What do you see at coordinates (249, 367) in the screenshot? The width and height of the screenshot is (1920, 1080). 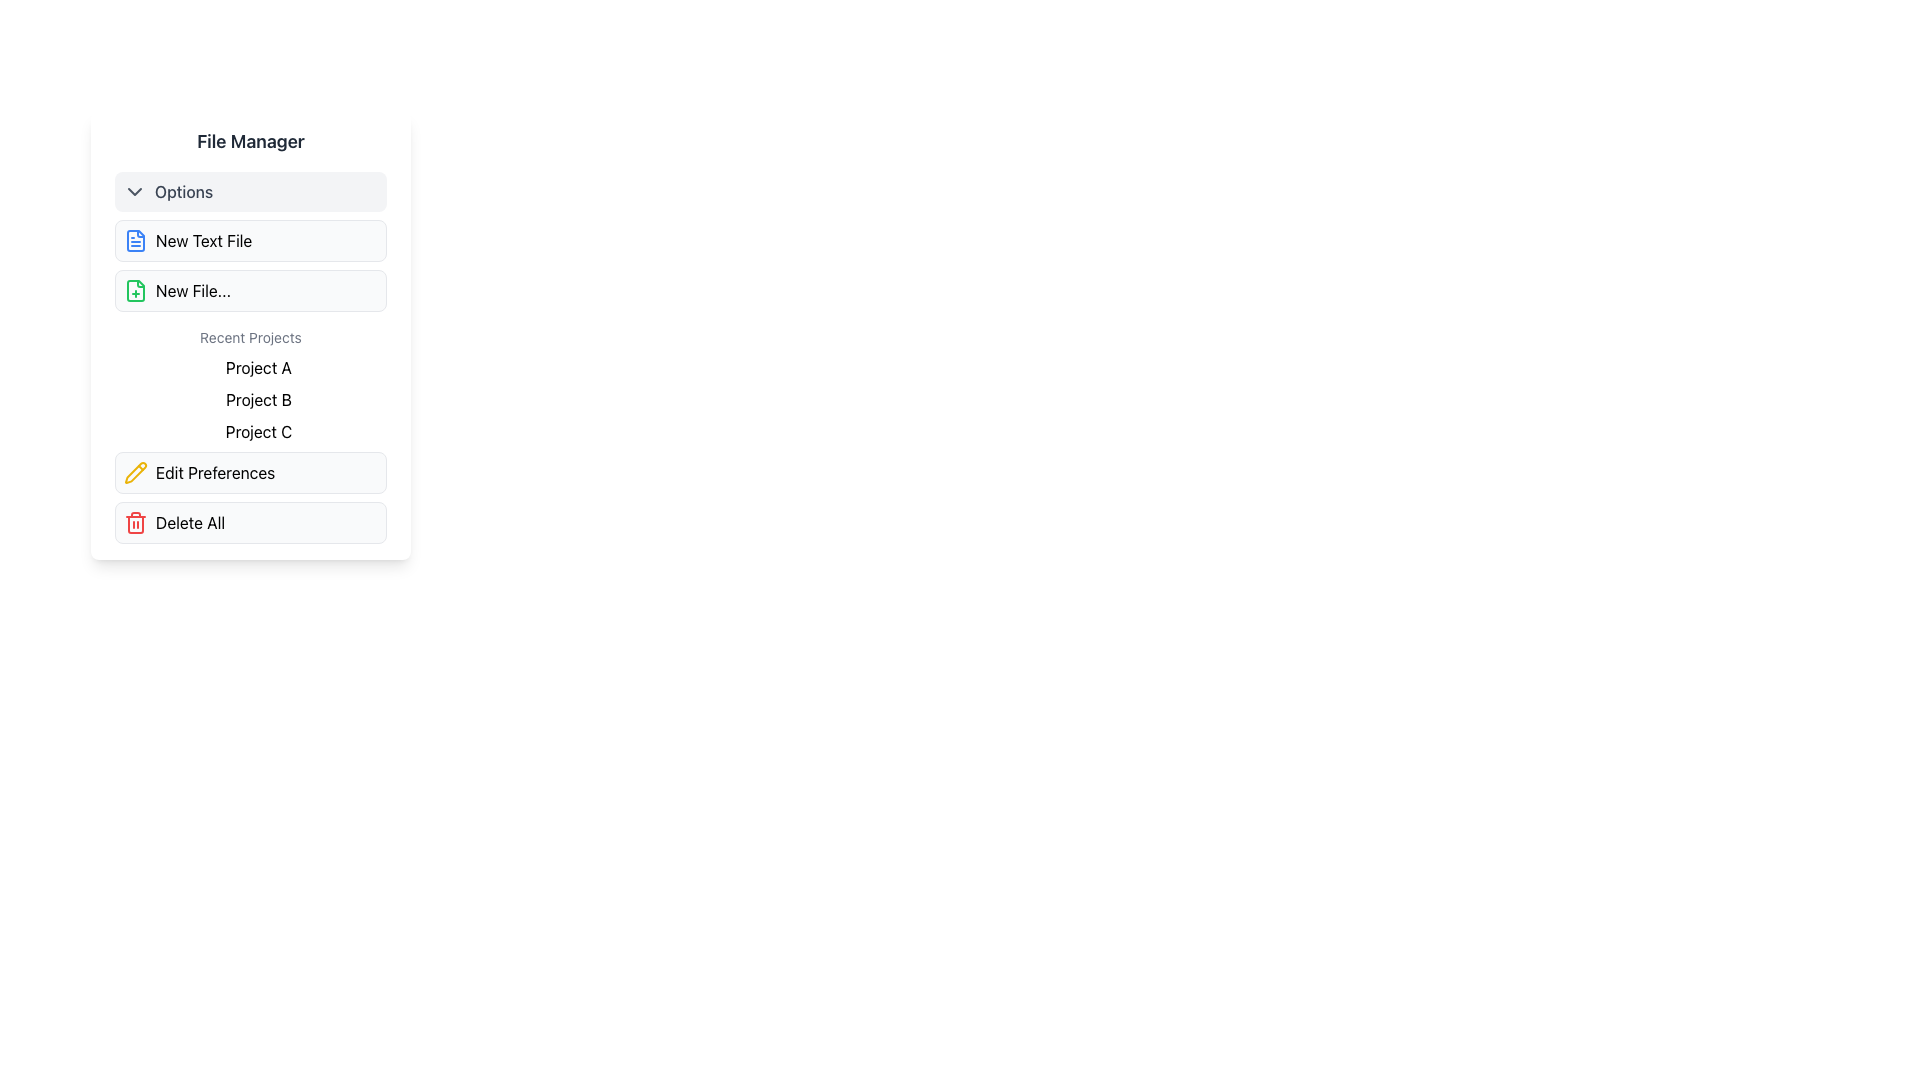 I see `the text label 'Project A' located under the 'Recent Projects' heading in the sidebar` at bounding box center [249, 367].